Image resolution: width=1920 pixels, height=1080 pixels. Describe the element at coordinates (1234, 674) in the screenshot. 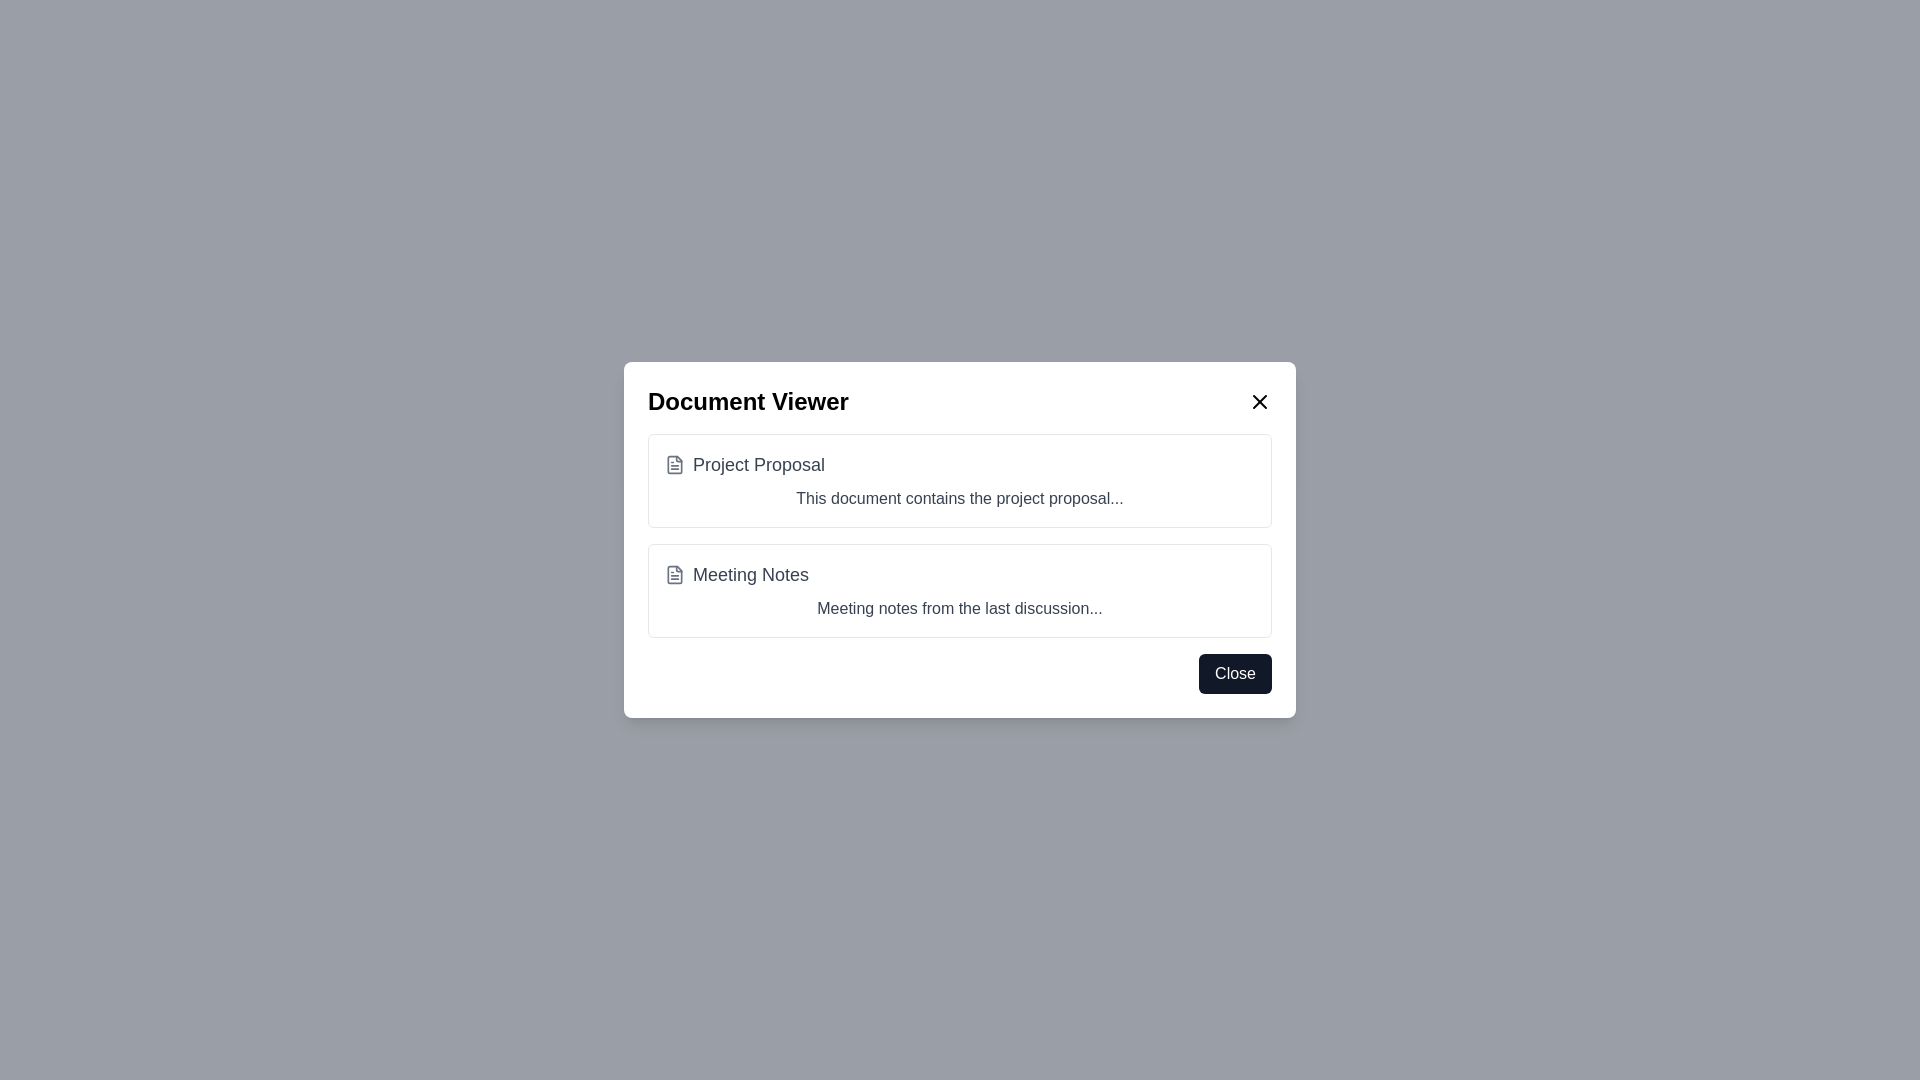

I see `the 'Close' button located at the lower-right corner of the modal dialog box` at that location.